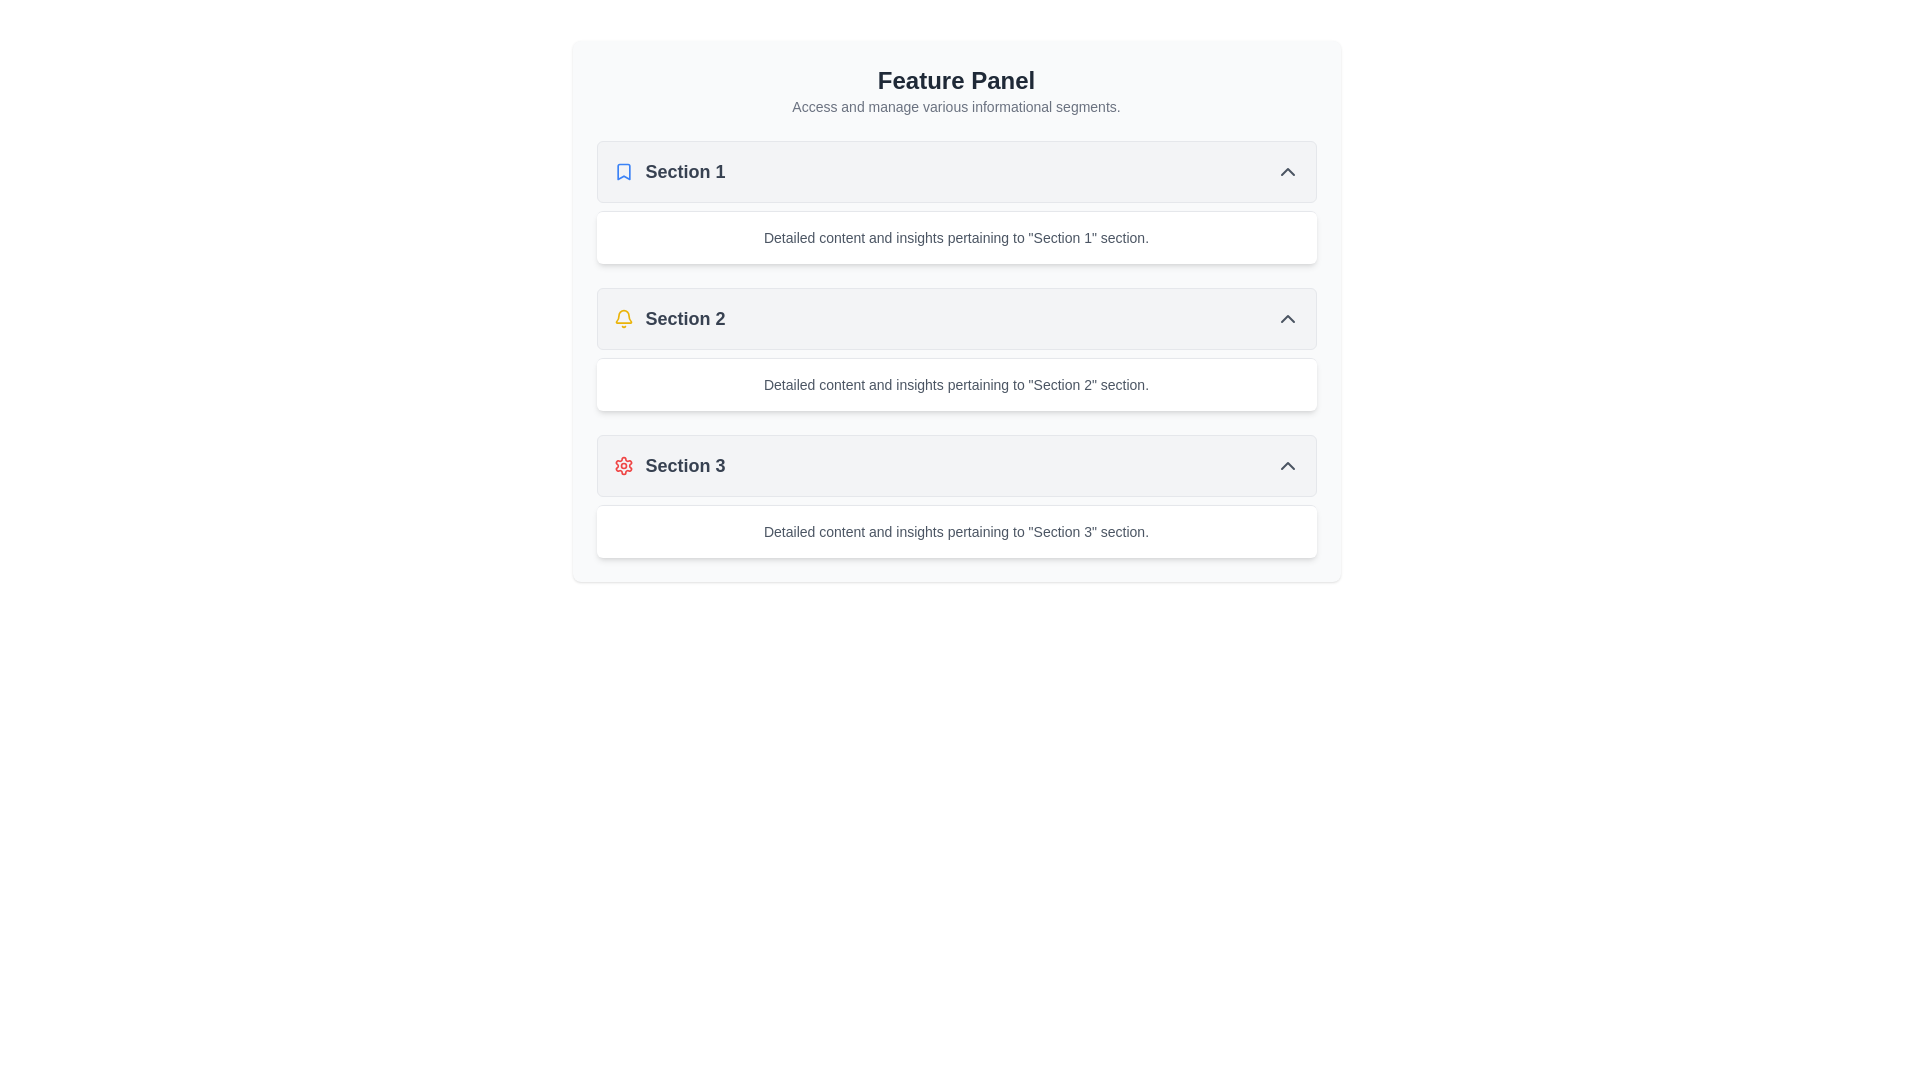 The width and height of the screenshot is (1920, 1080). I want to click on the red gear icon for settings located in 'Section 3', so click(622, 466).